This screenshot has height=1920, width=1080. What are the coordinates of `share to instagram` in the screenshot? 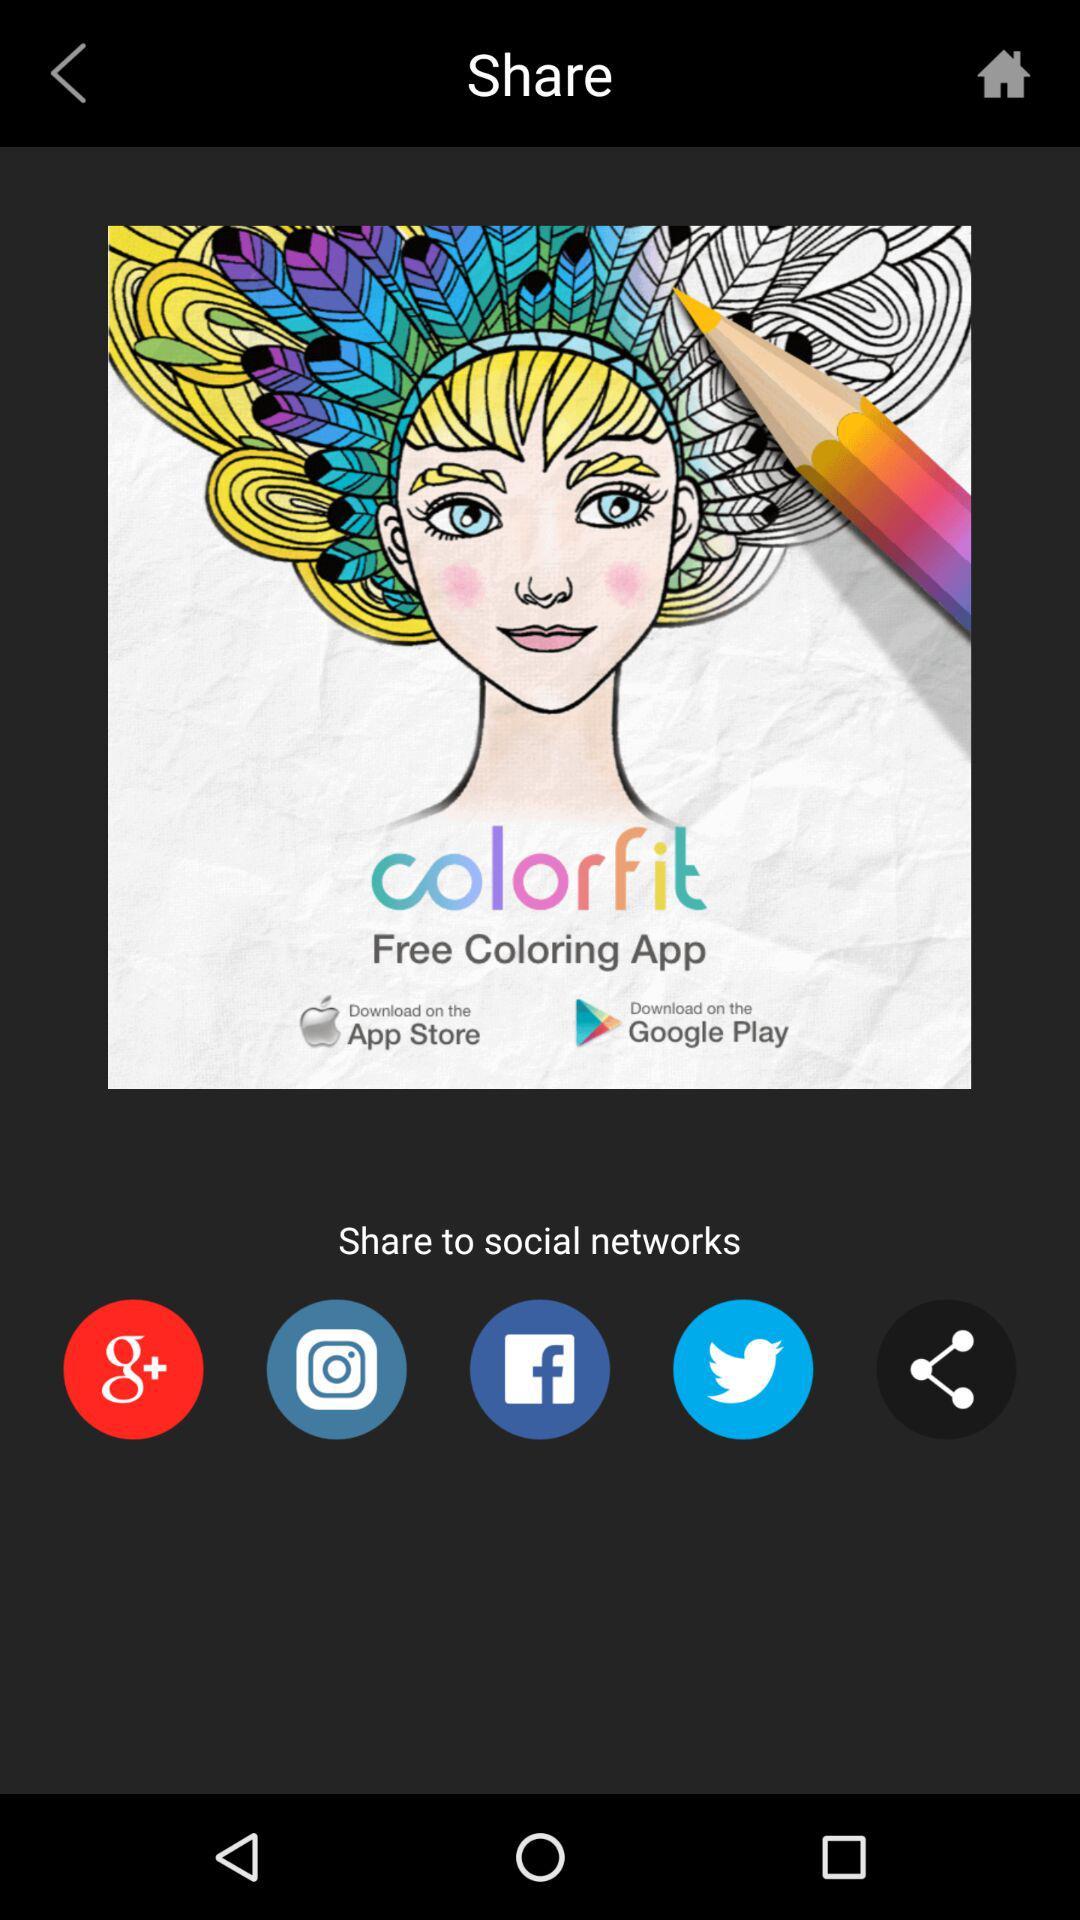 It's located at (335, 1368).